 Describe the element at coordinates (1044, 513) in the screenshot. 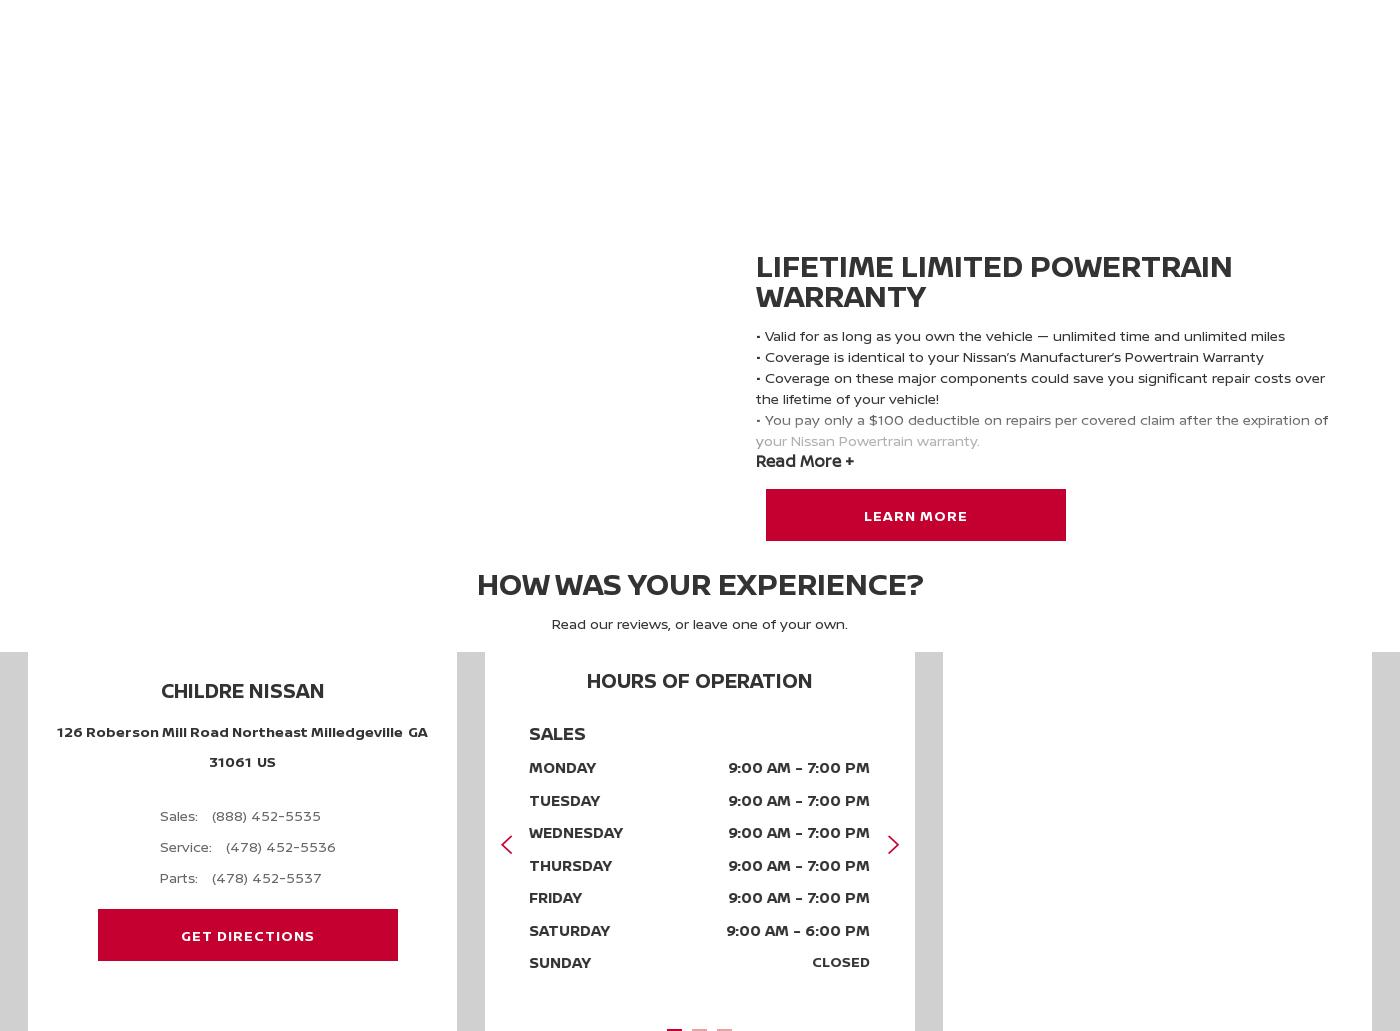

I see `'Security+Plus Lifetime Limited Powertrain Warranty is available at participating Nissan dealers only.'` at that location.